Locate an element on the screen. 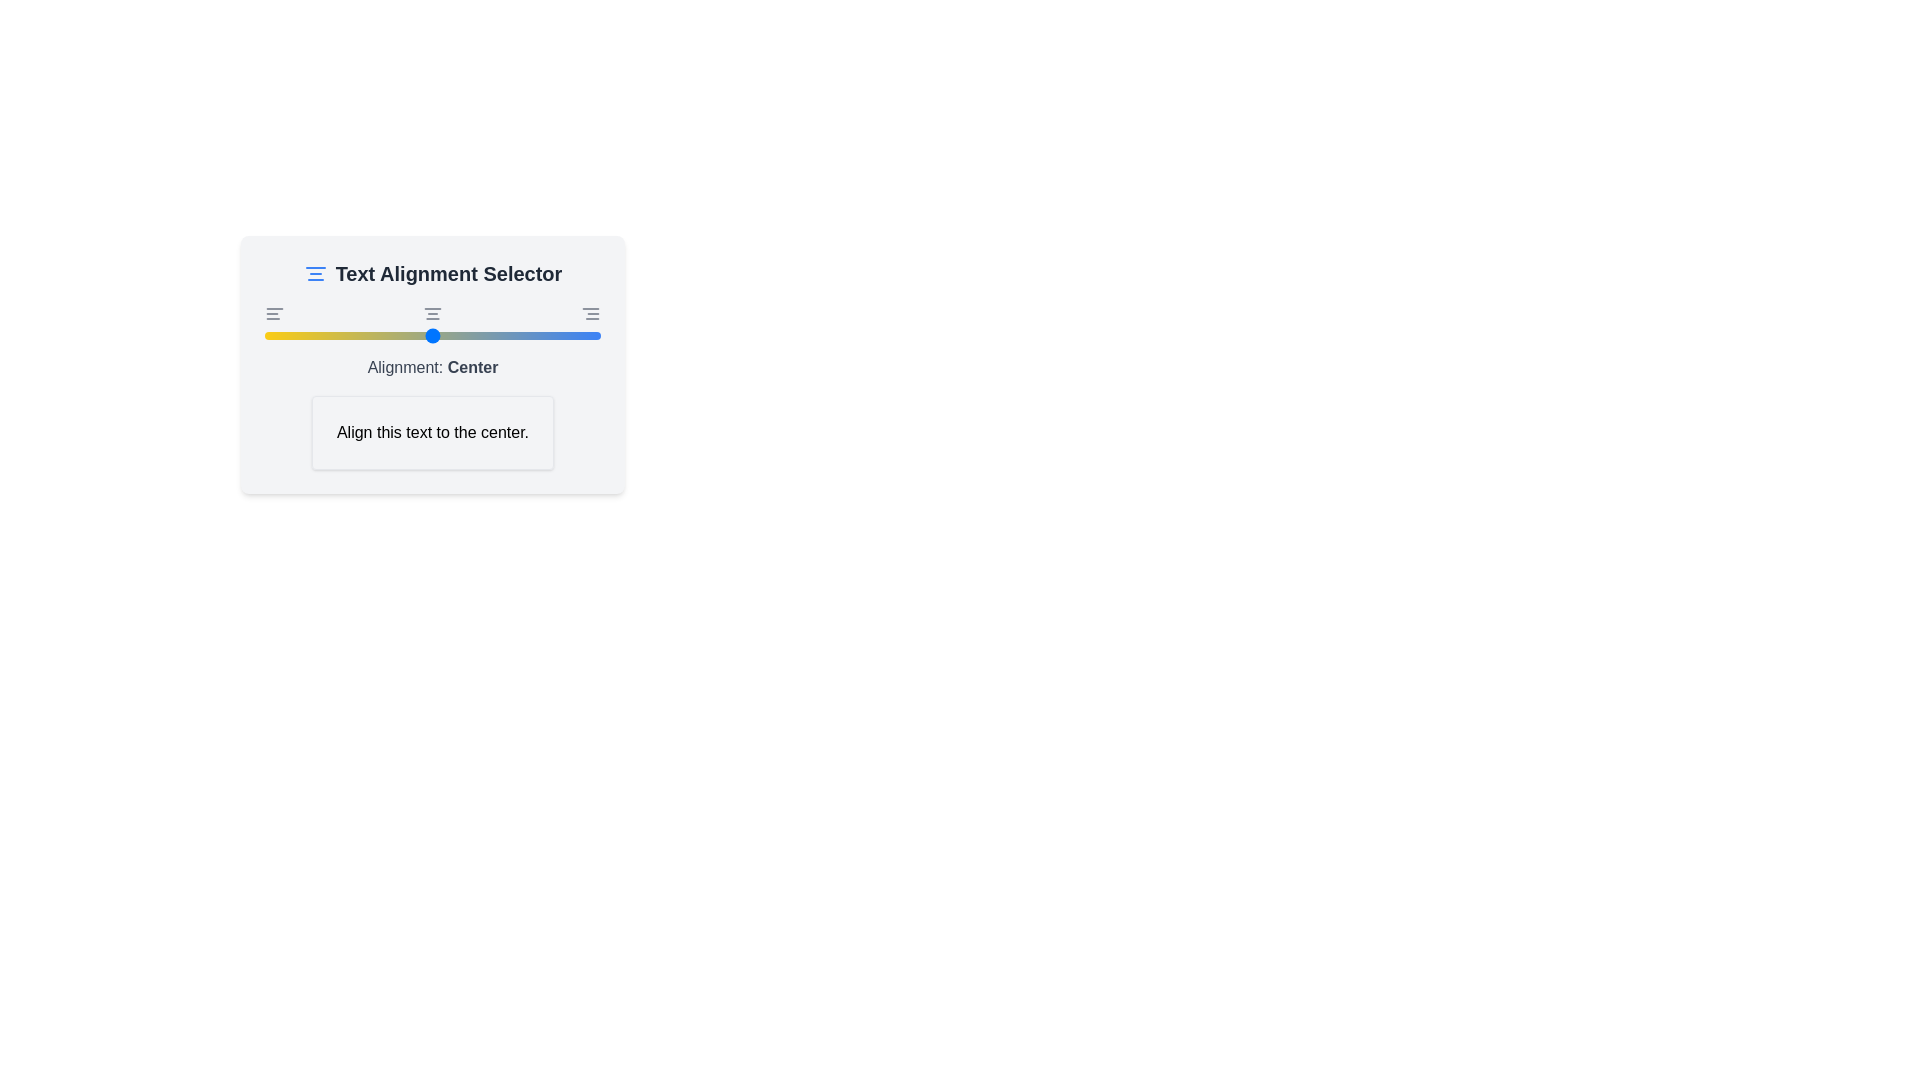 This screenshot has width=1920, height=1080. the alignment icon to set alignment to center is located at coordinates (431, 313).